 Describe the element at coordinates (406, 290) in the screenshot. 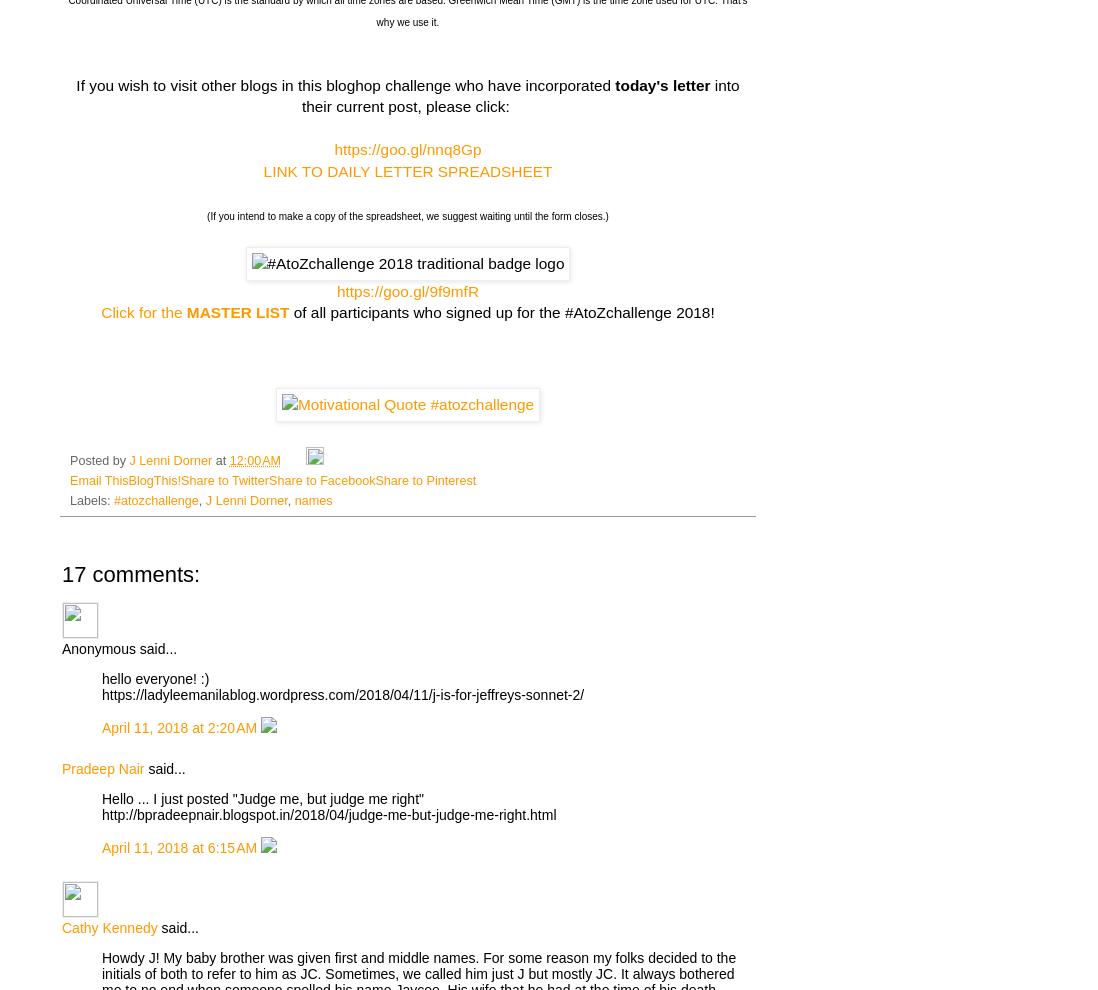

I see `'https://goo.gl/9f9mfR'` at that location.